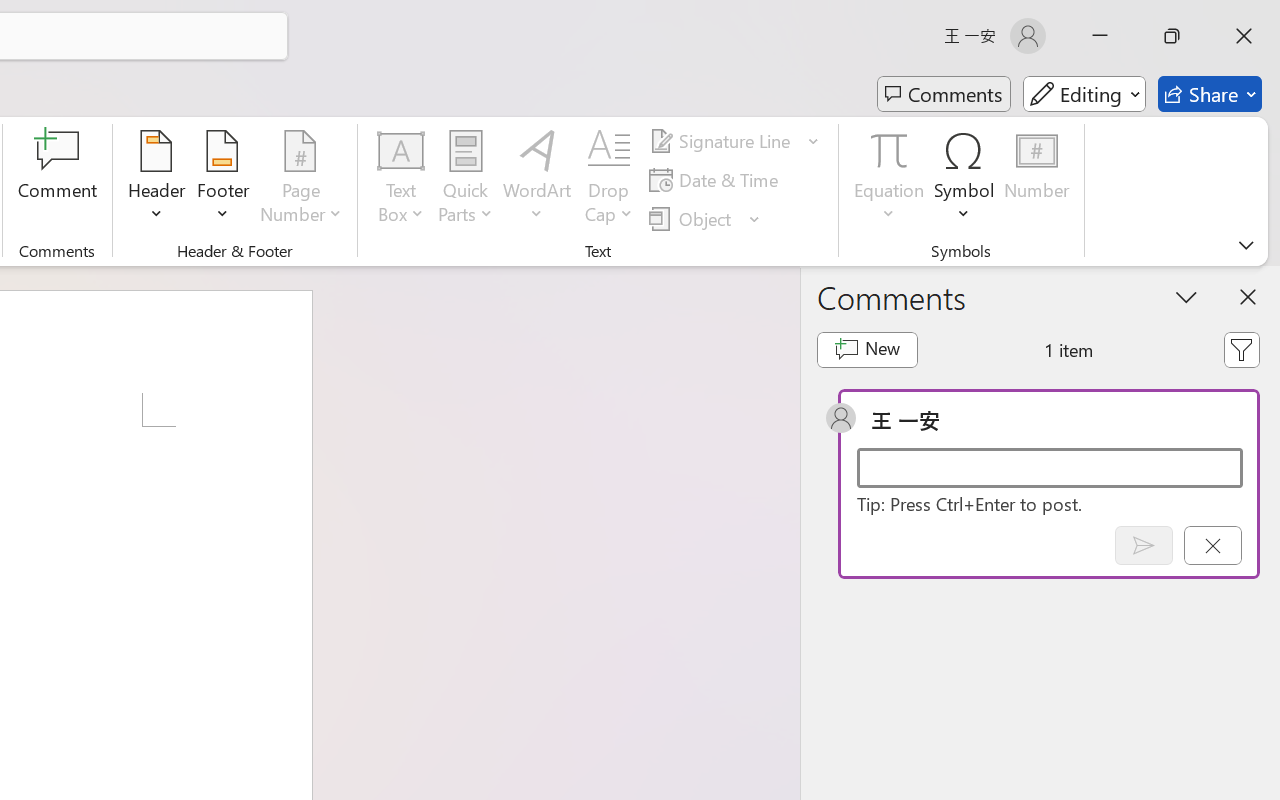 Image resolution: width=1280 pixels, height=800 pixels. I want to click on 'Start a conversation', so click(1049, 468).